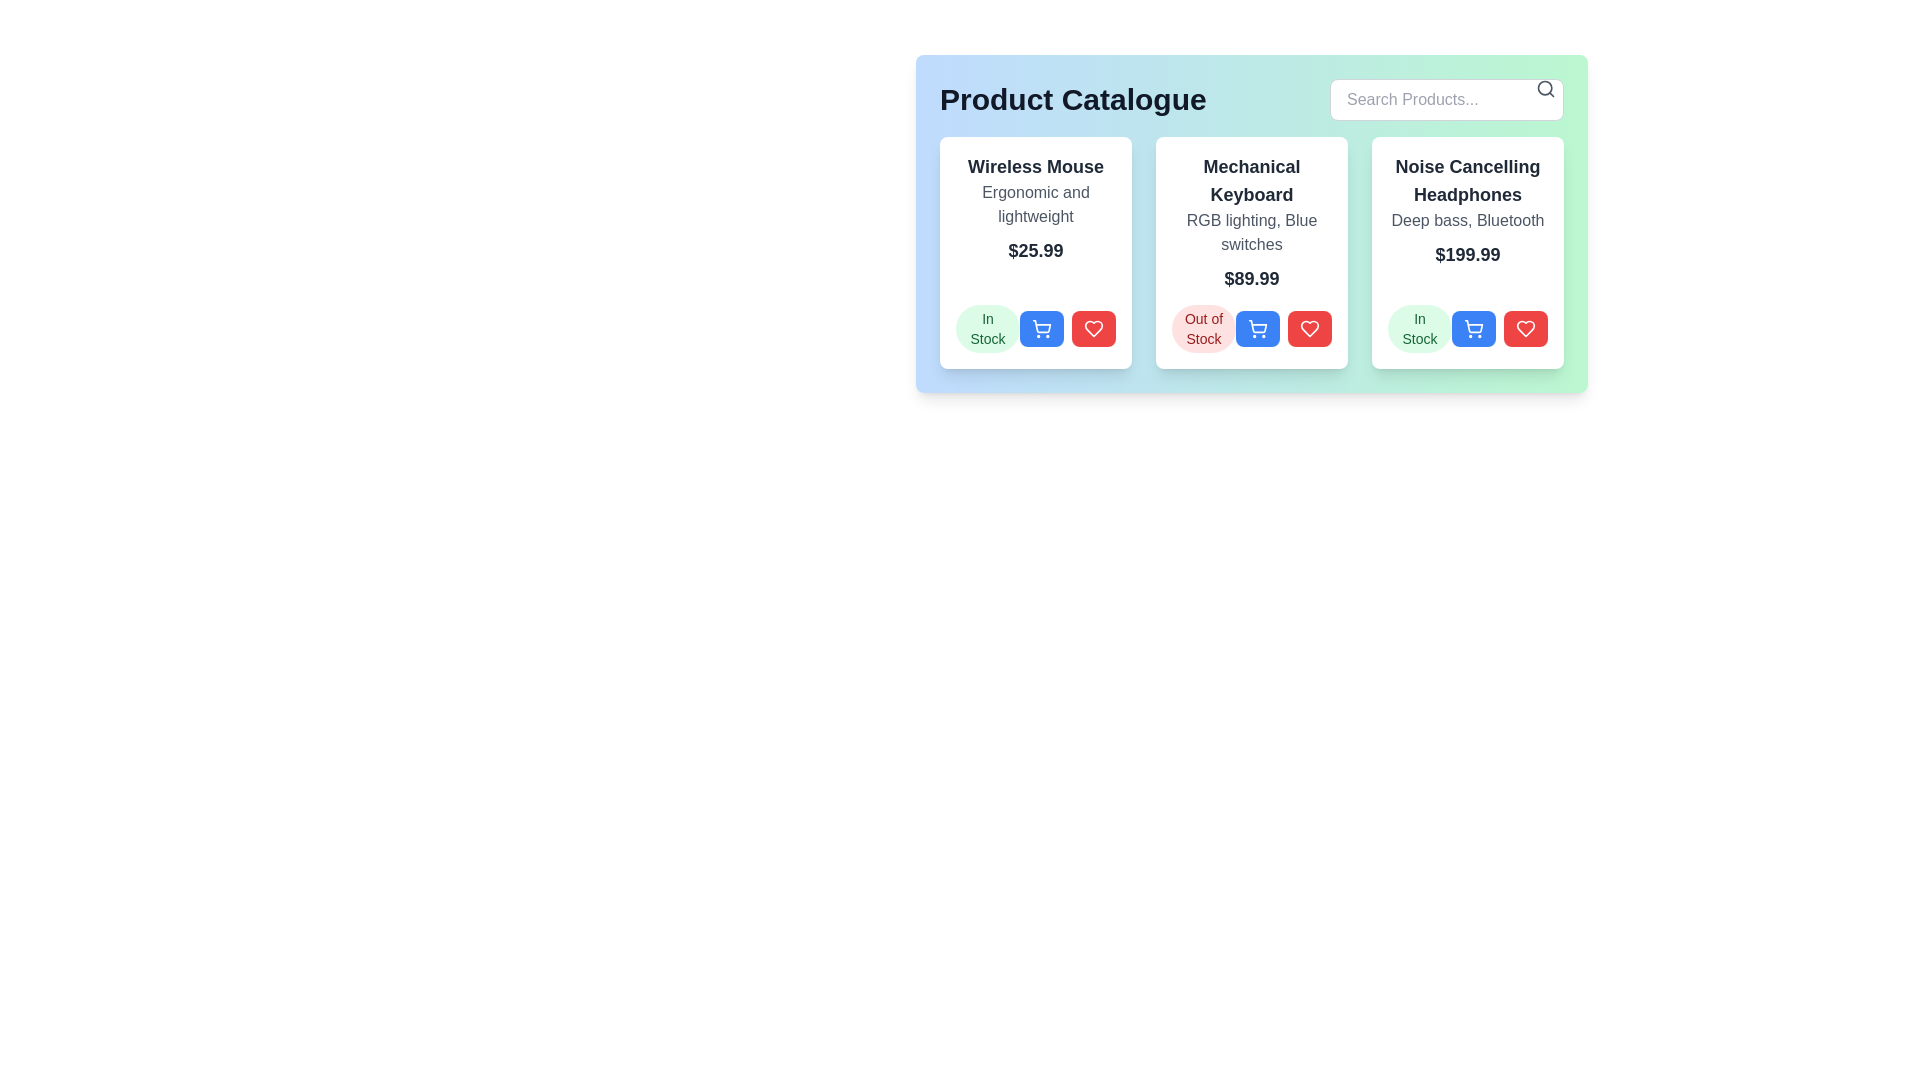  What do you see at coordinates (1251, 223) in the screenshot?
I see `the informational text block that features a product description with bold titles, body text for features, and a highlighted price, located at the center of the second product card in the product catalogue grid` at bounding box center [1251, 223].